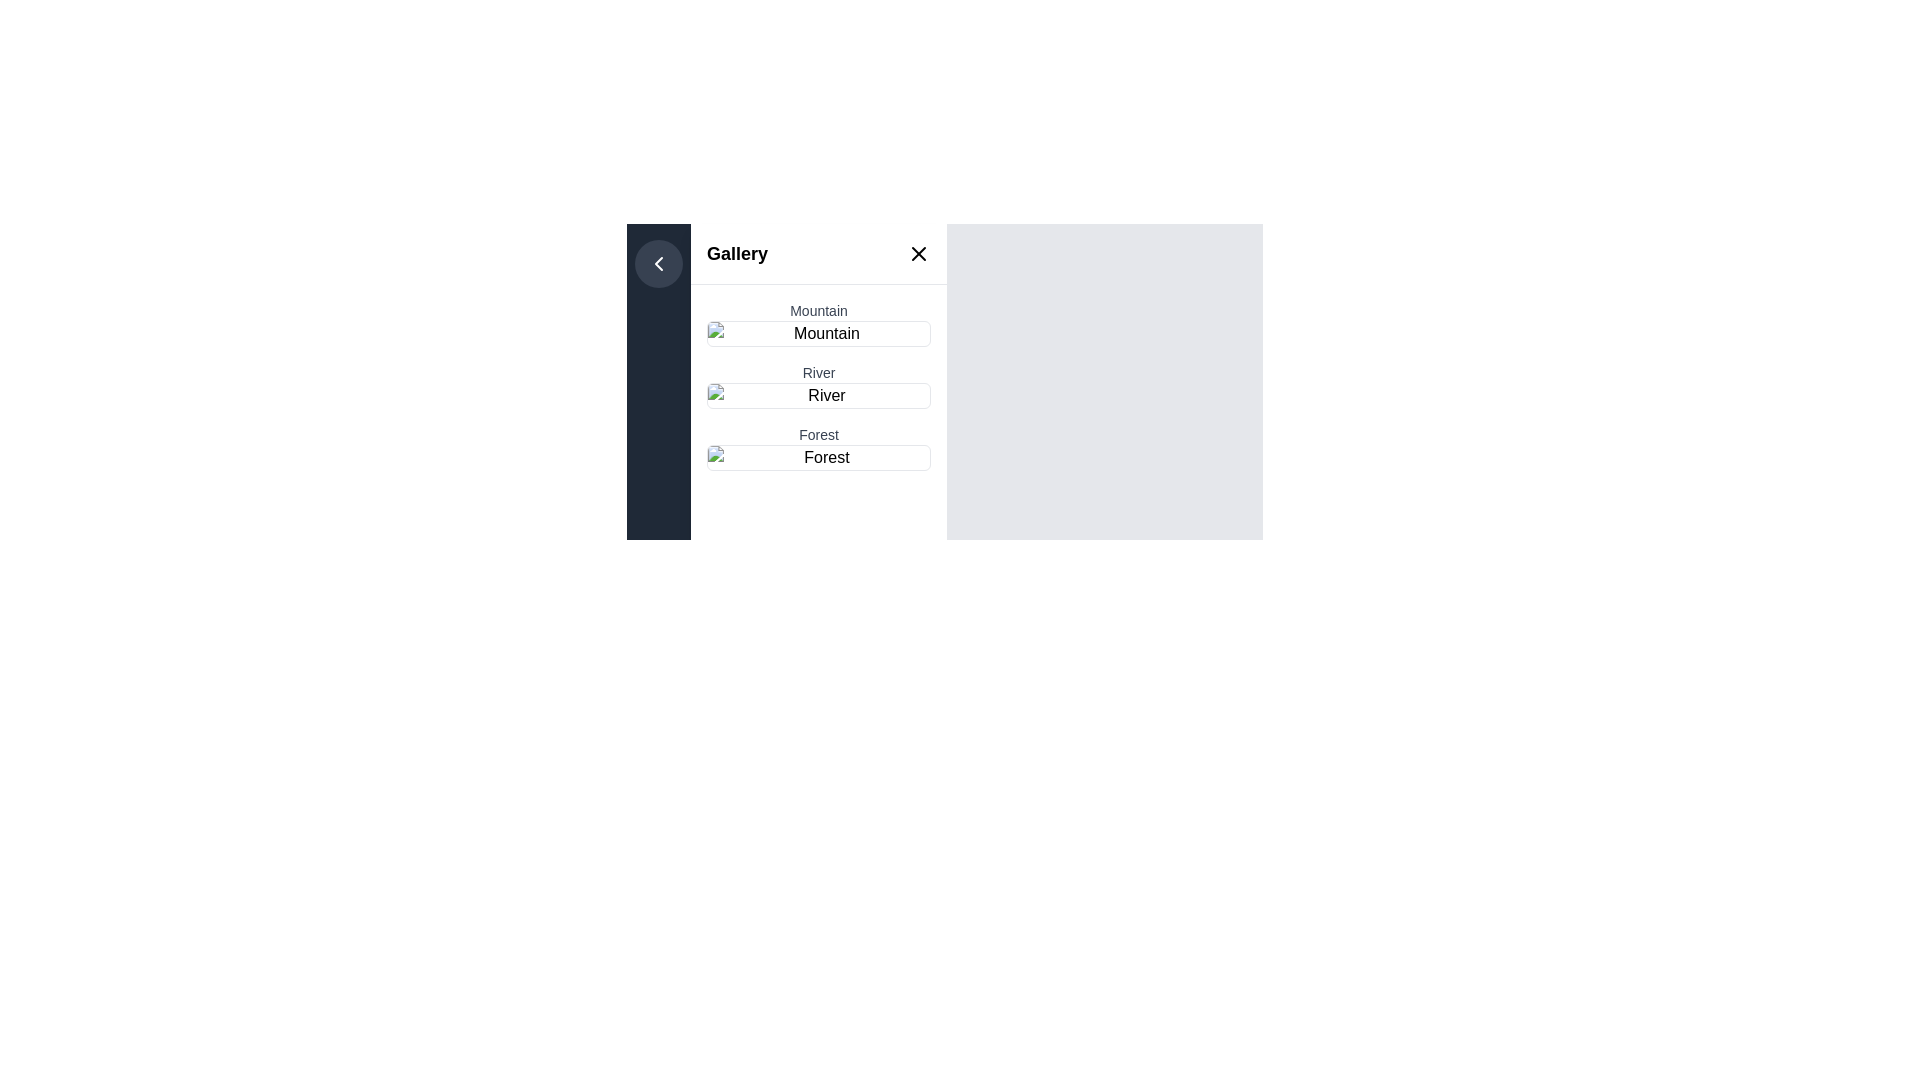  I want to click on the chevron icon located at the center of the circular button in the navigation section on the left side of the interface, so click(658, 262).